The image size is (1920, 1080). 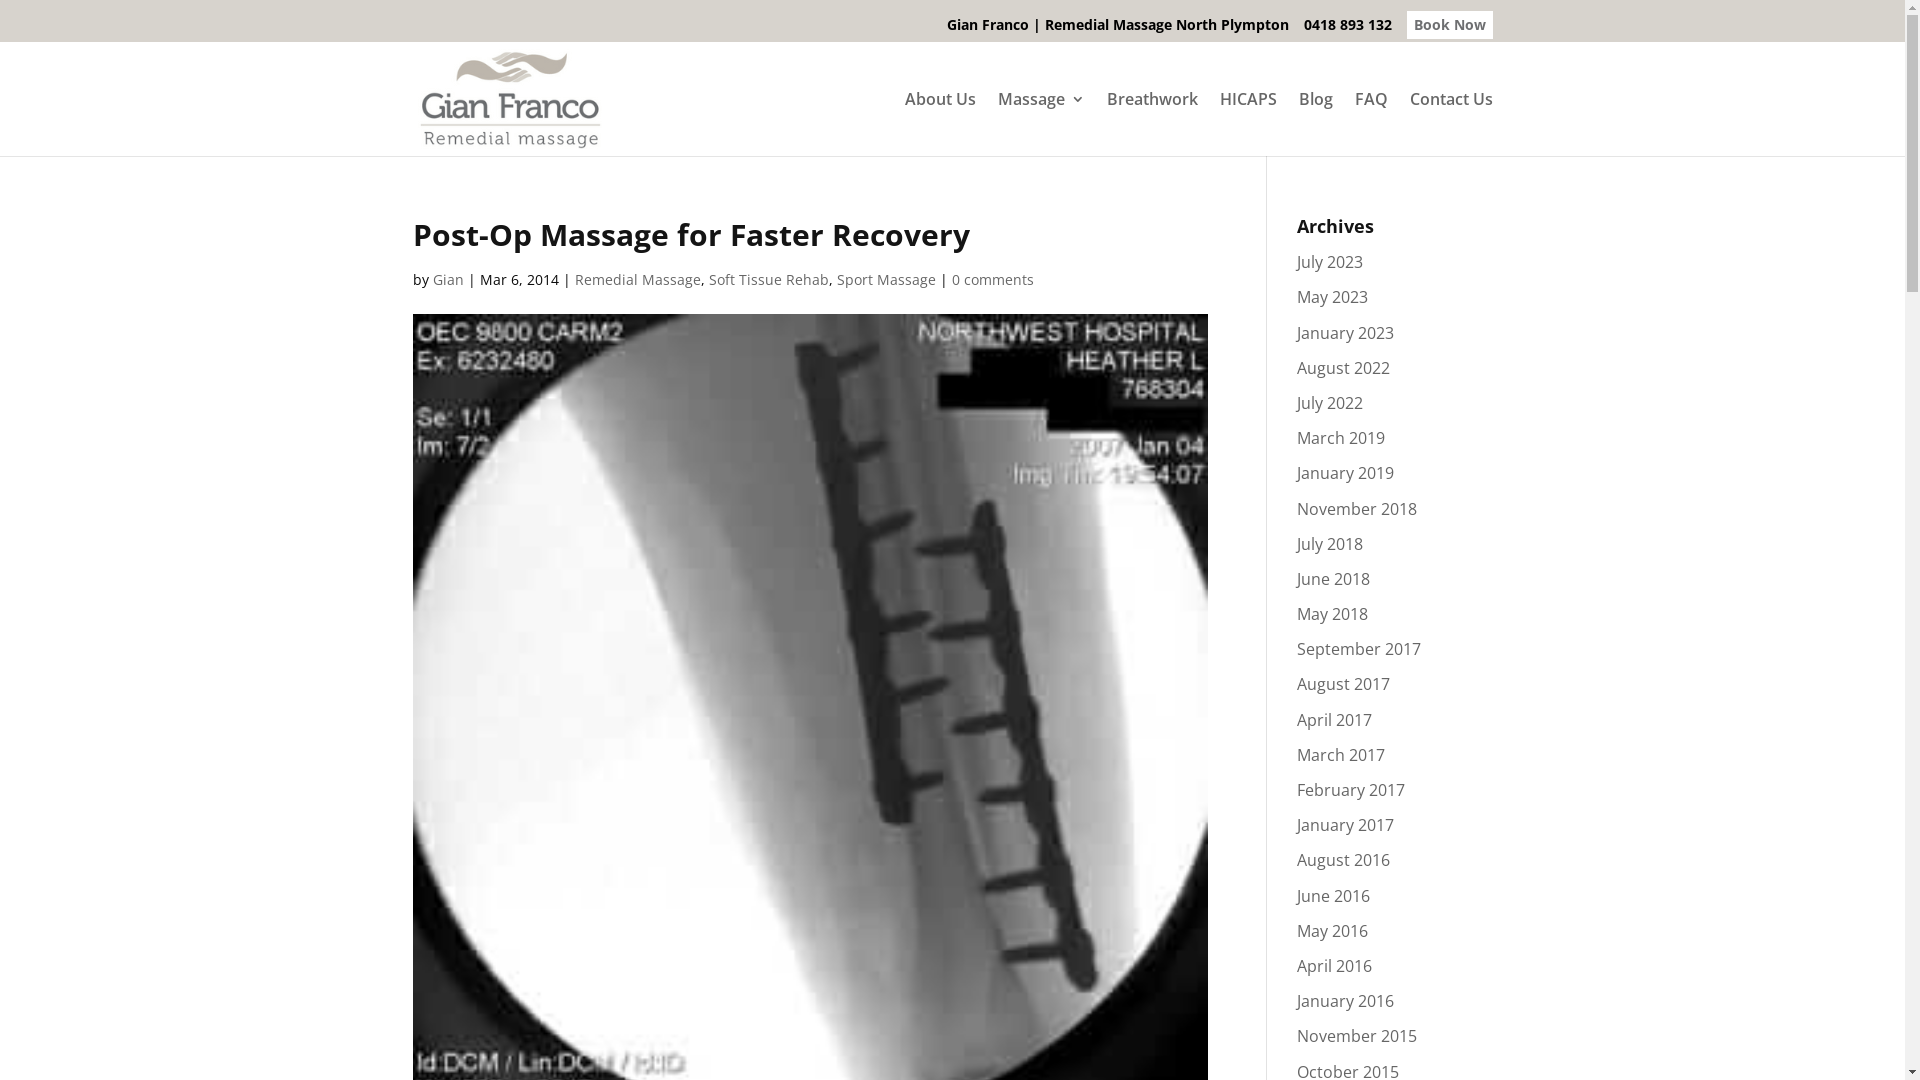 I want to click on 'March 2019', so click(x=1340, y=437).